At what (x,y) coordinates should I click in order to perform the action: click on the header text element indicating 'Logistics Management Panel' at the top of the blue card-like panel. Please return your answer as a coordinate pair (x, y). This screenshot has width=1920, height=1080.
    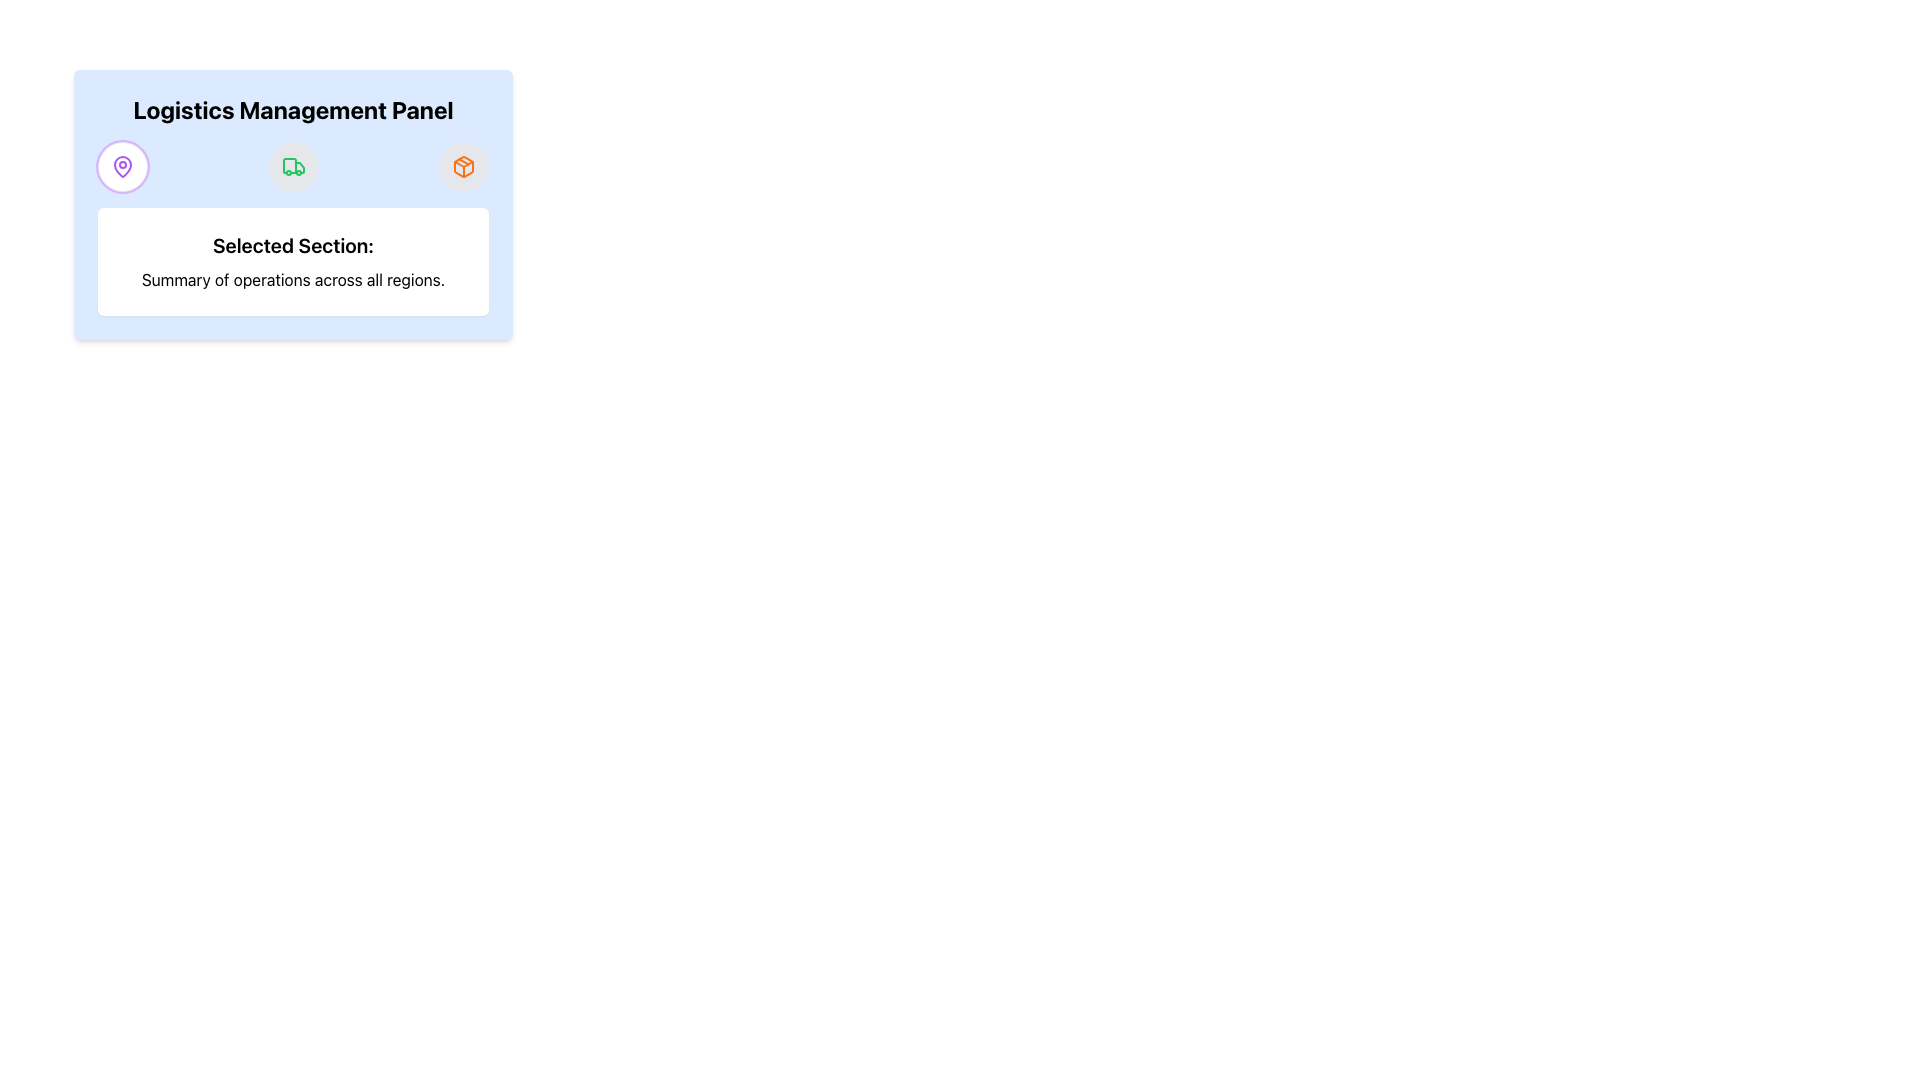
    Looking at the image, I should click on (292, 110).